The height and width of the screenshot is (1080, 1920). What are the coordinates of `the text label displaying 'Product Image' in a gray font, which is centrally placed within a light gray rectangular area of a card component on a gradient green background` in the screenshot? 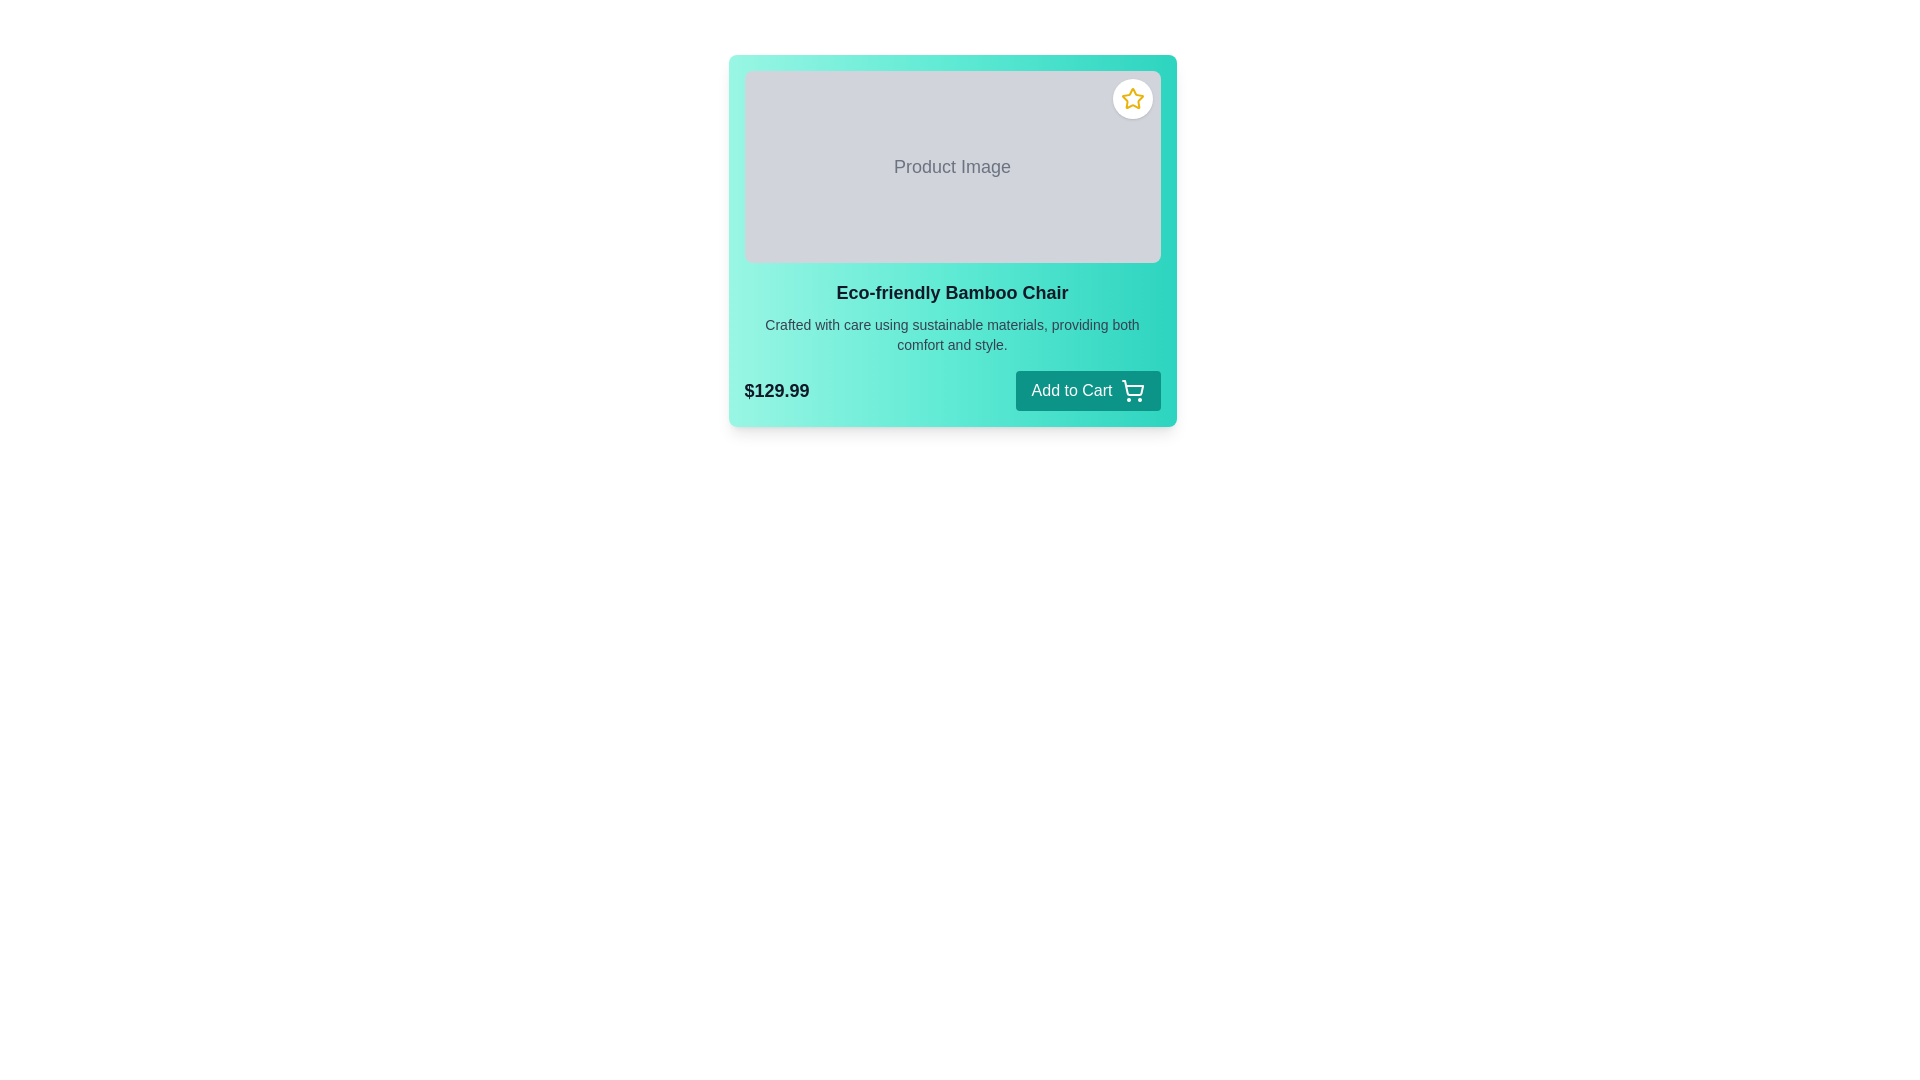 It's located at (951, 165).